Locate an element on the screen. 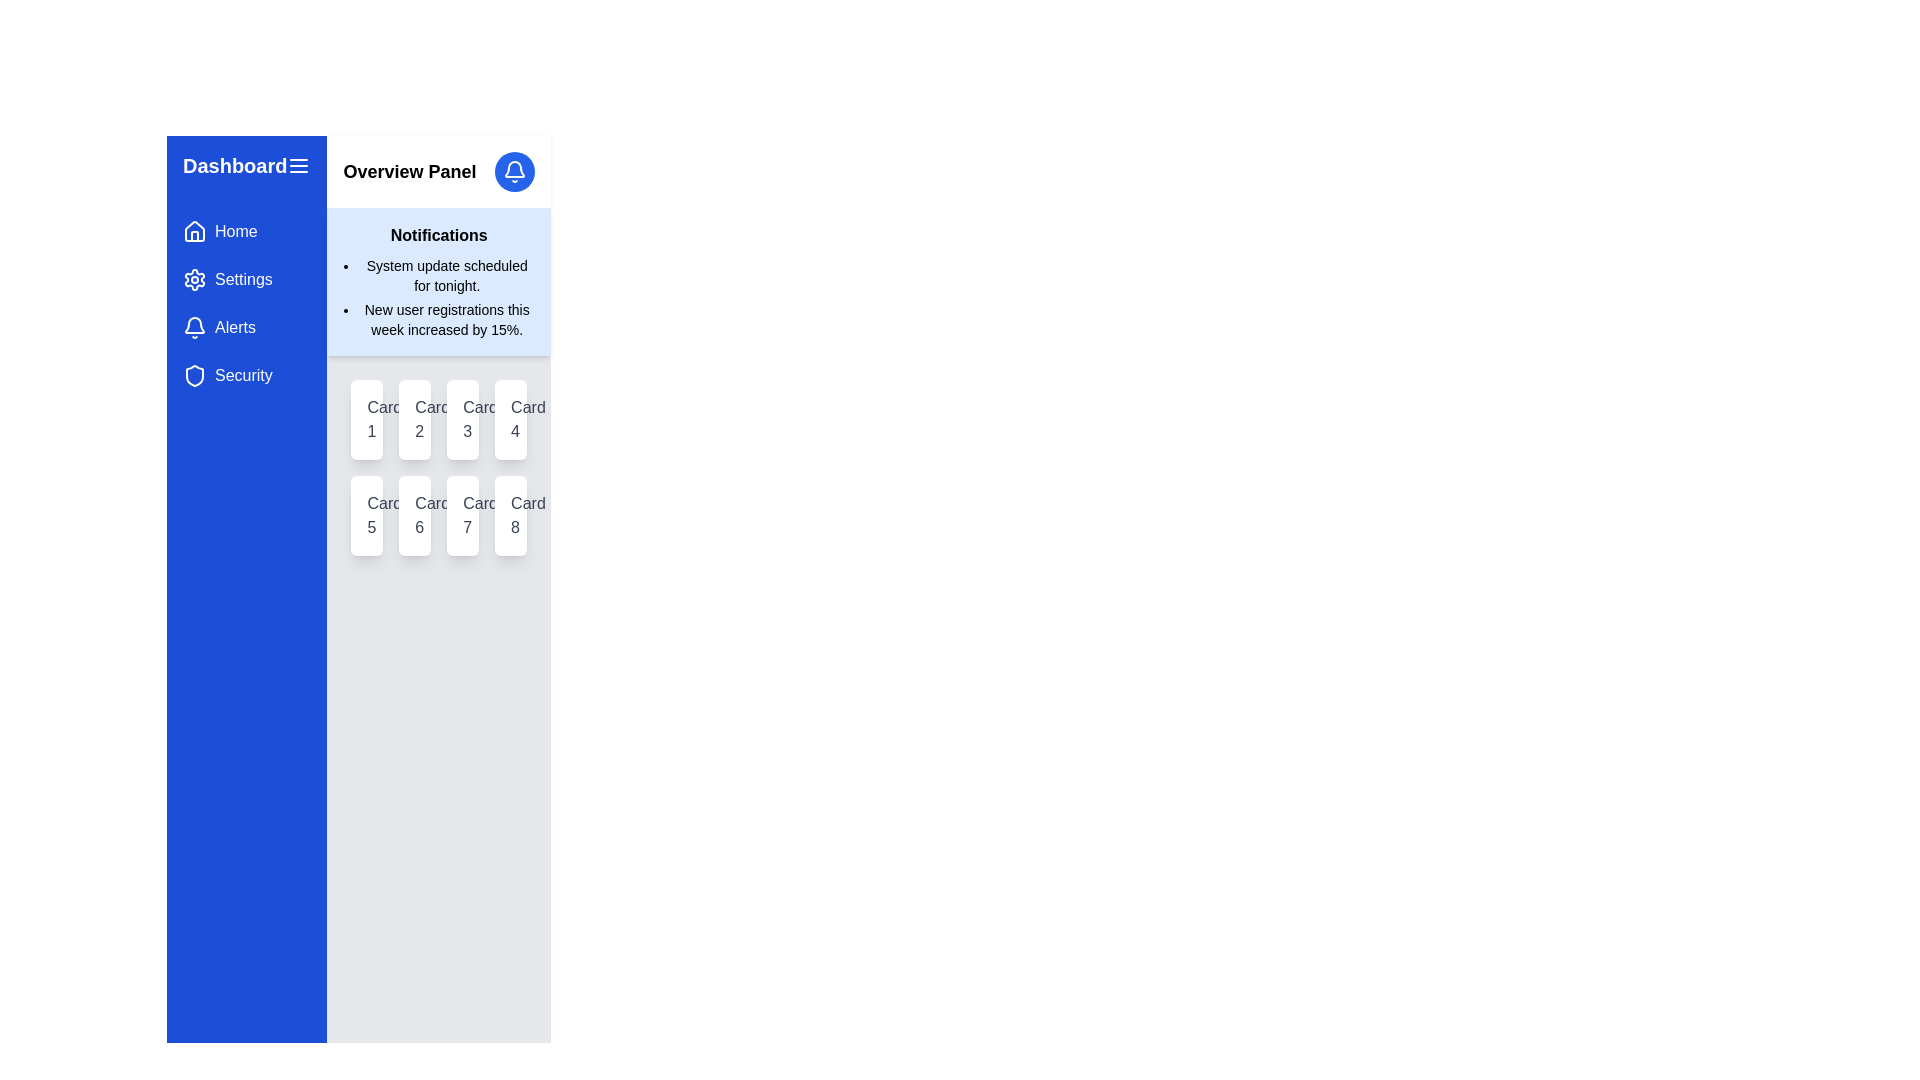 The image size is (1920, 1080). the settings gear icon, which is the first element is located at coordinates (195, 280).